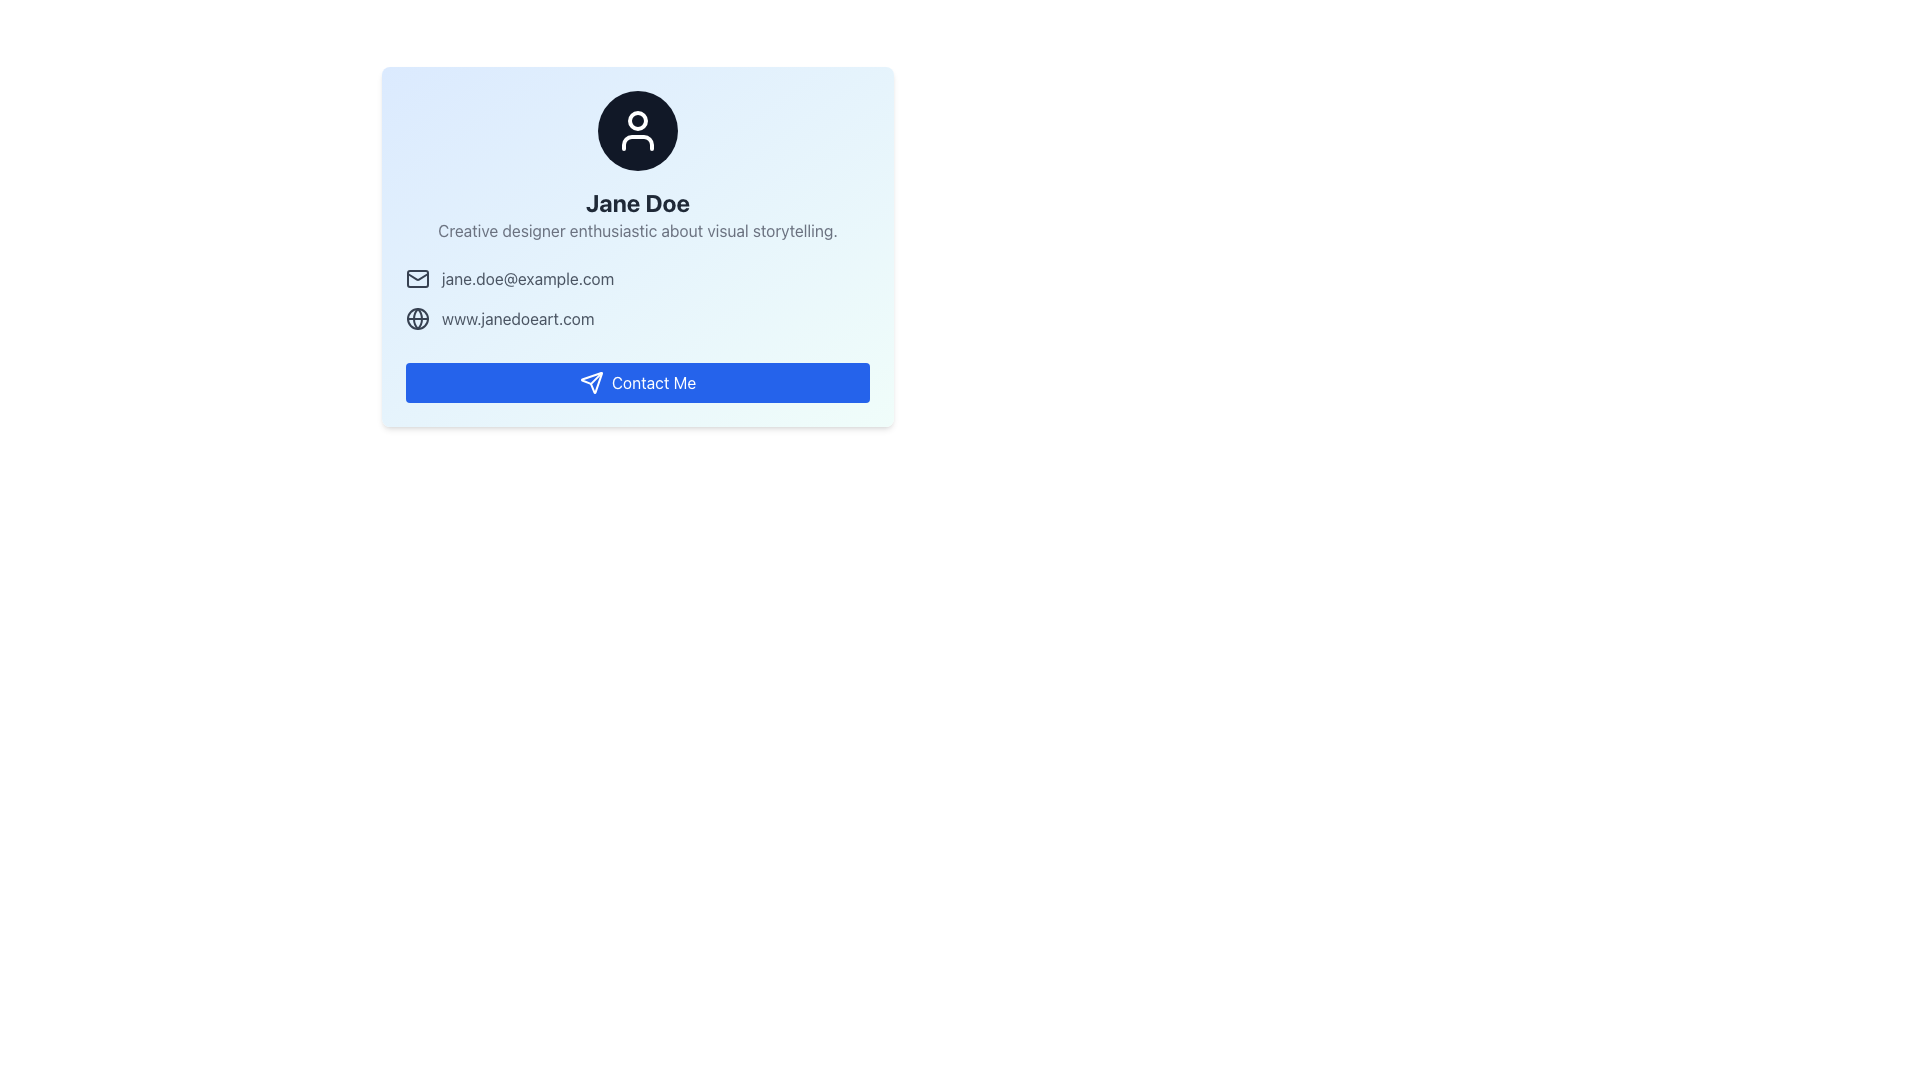 The height and width of the screenshot is (1080, 1920). Describe the element at coordinates (416, 318) in the screenshot. I see `the graphic/icon located to the left of the text 'www.janedoeart.com', which serves as a visual indicator for the website URL` at that location.